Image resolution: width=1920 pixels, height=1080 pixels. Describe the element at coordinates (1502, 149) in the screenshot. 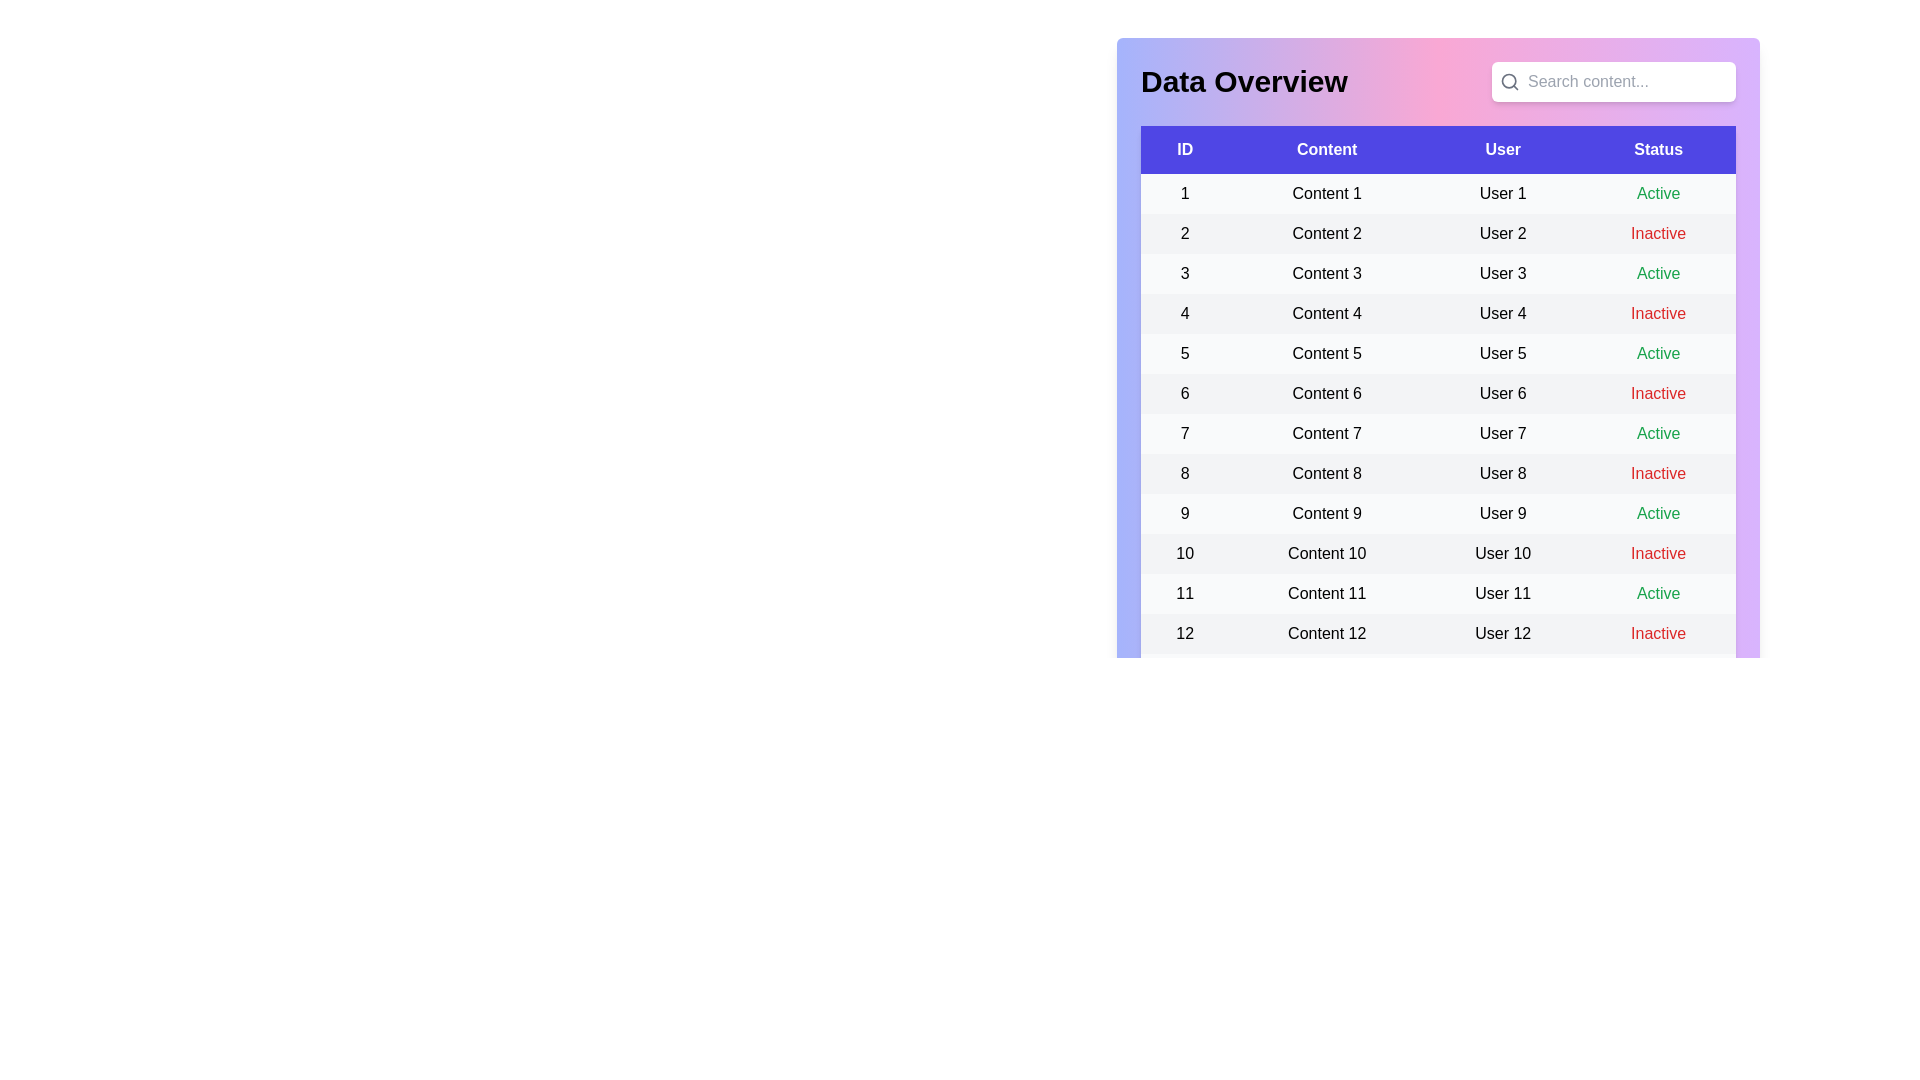

I see `the column header User to sort the table by that column` at that location.